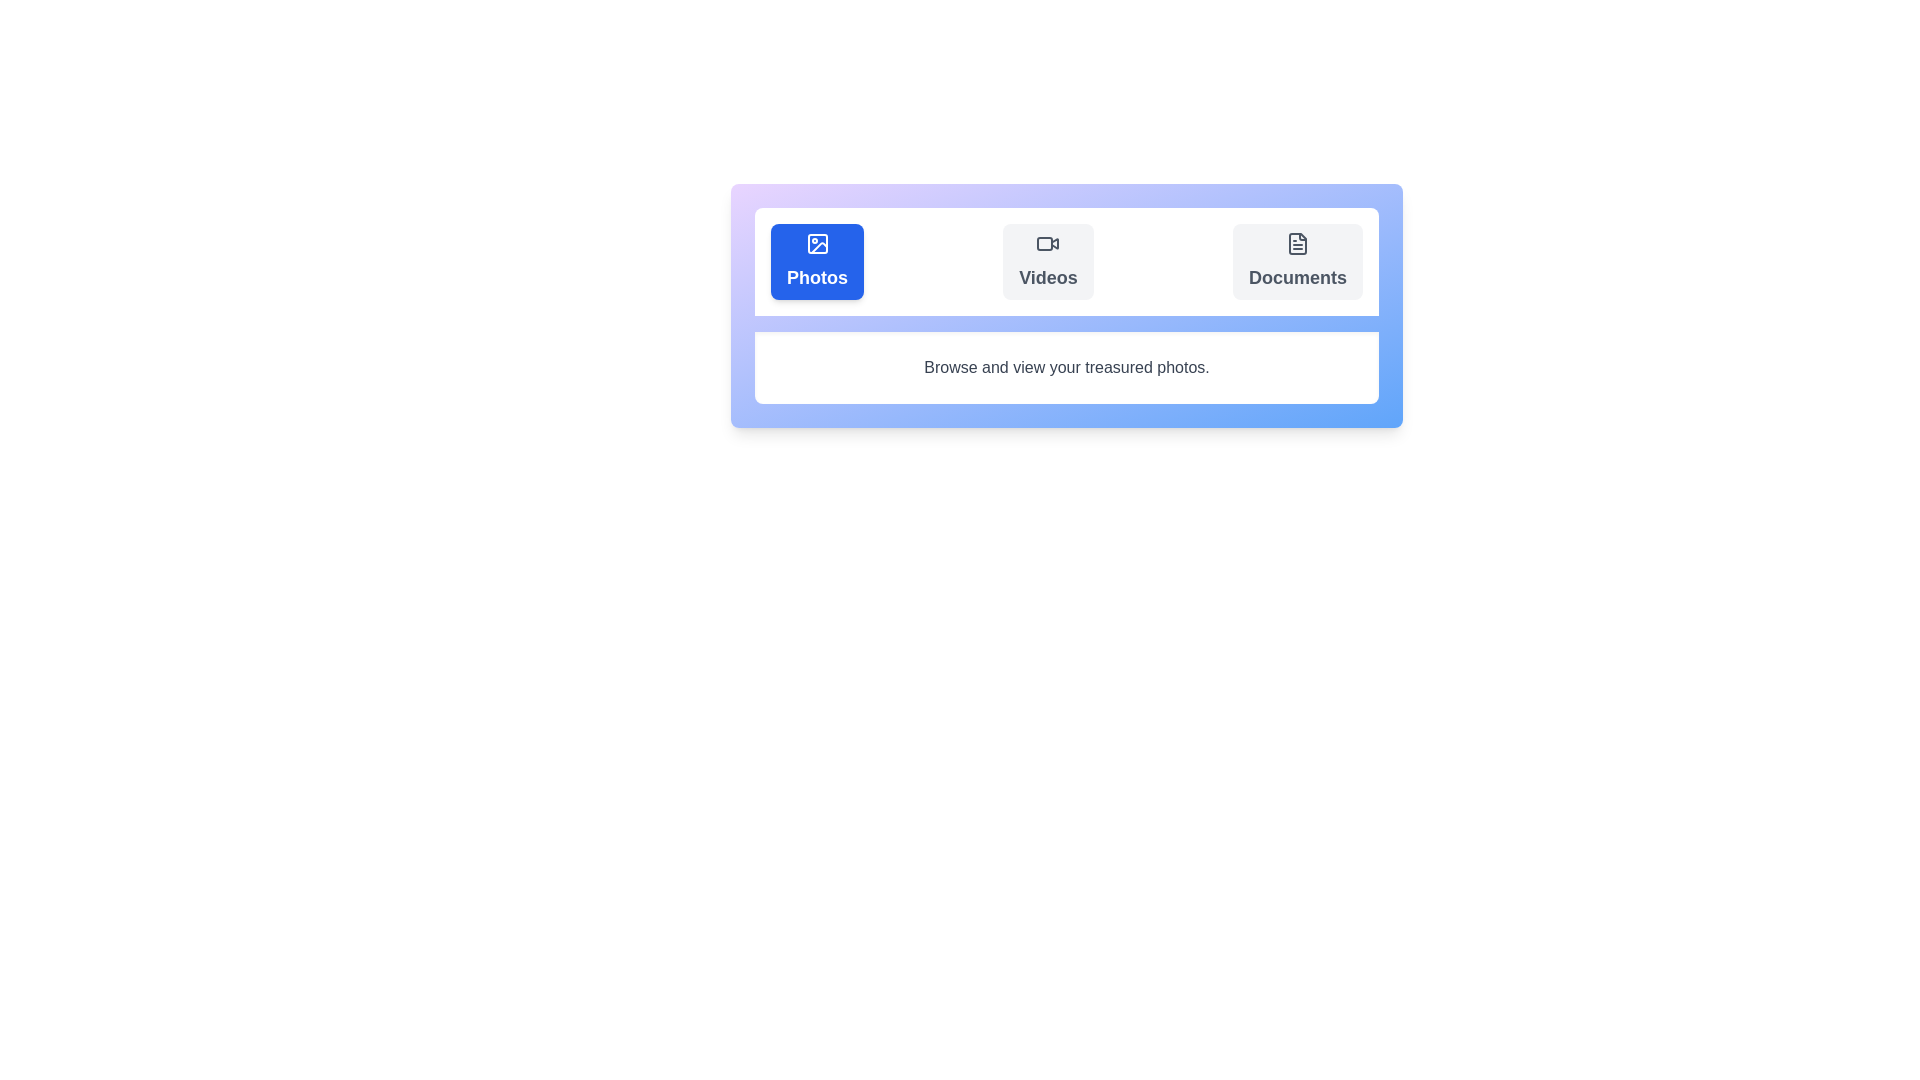 Image resolution: width=1920 pixels, height=1080 pixels. What do you see at coordinates (1297, 261) in the screenshot?
I see `the third button labeled 'Documents', which features a document icon and a light gray background, to trigger the hover scale effect` at bounding box center [1297, 261].